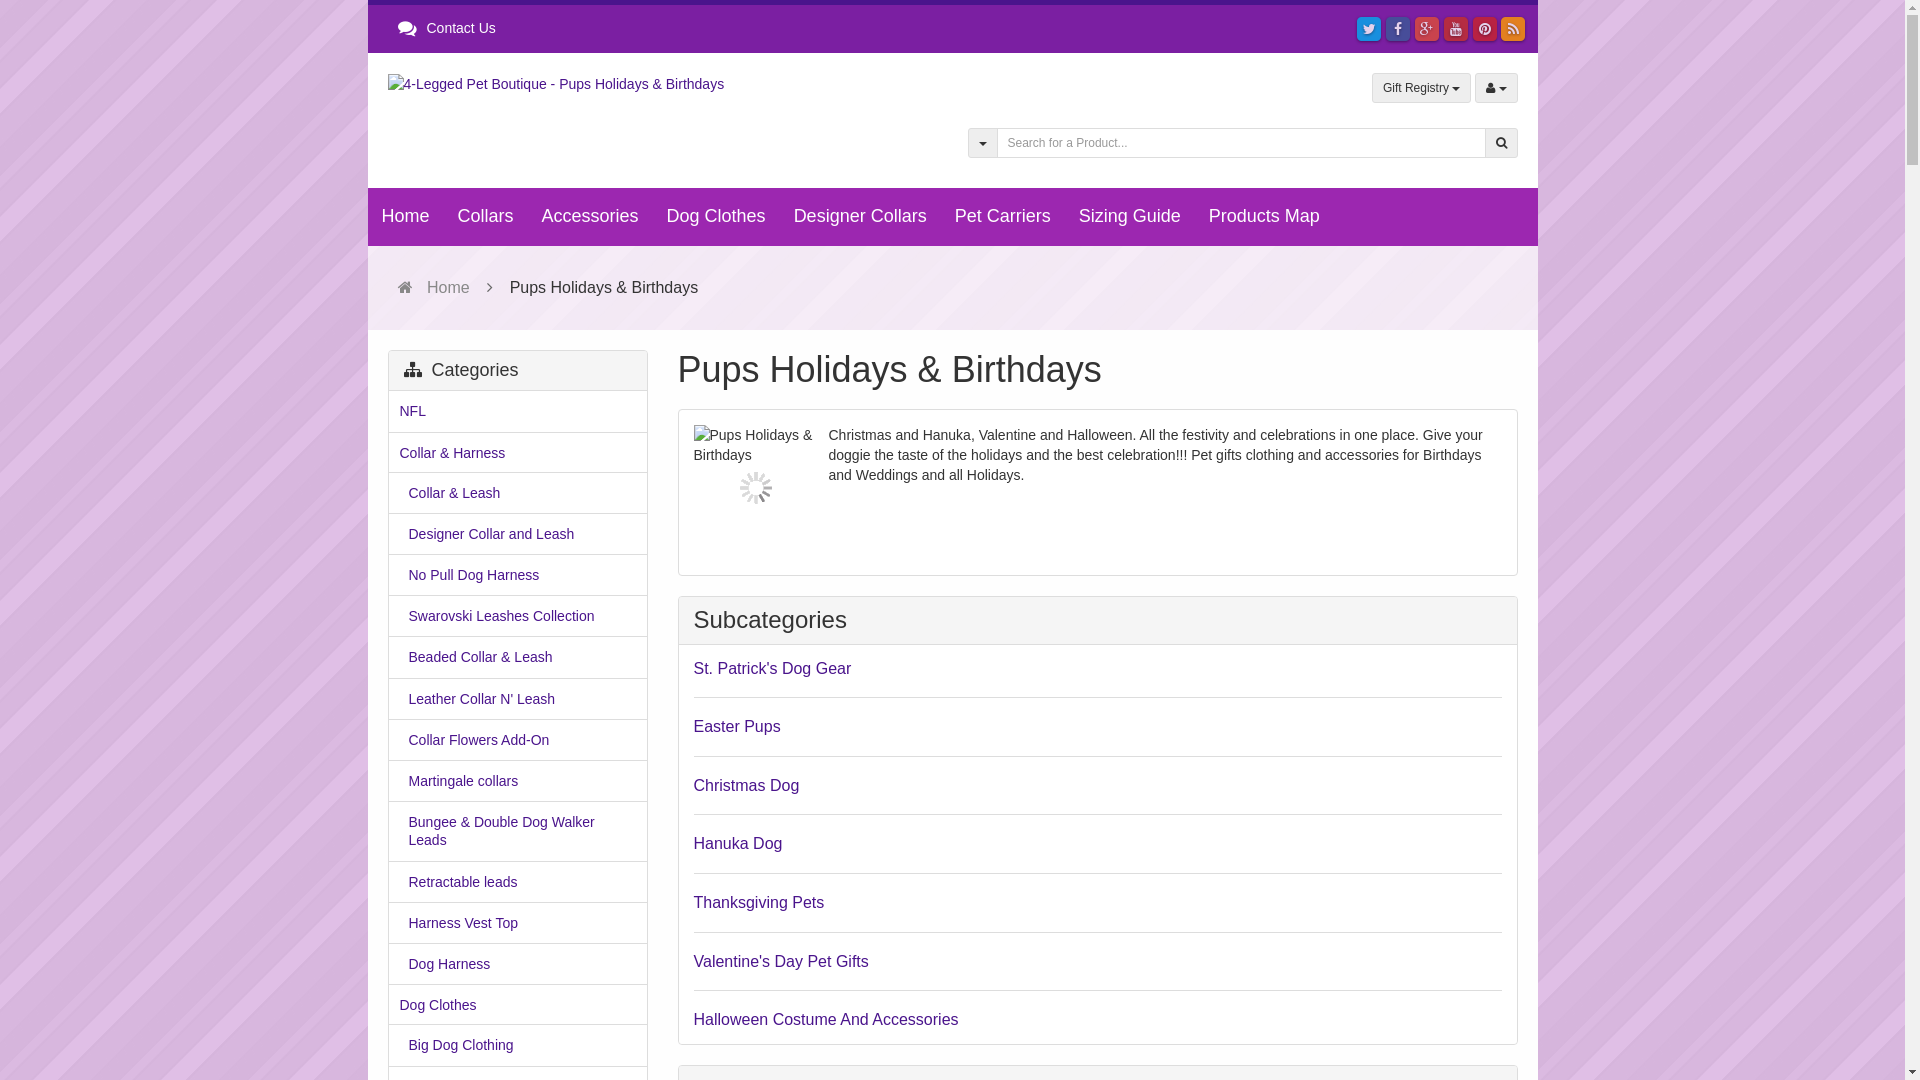 This screenshot has height=1080, width=1920. What do you see at coordinates (517, 779) in the screenshot?
I see `'Martingale collars'` at bounding box center [517, 779].